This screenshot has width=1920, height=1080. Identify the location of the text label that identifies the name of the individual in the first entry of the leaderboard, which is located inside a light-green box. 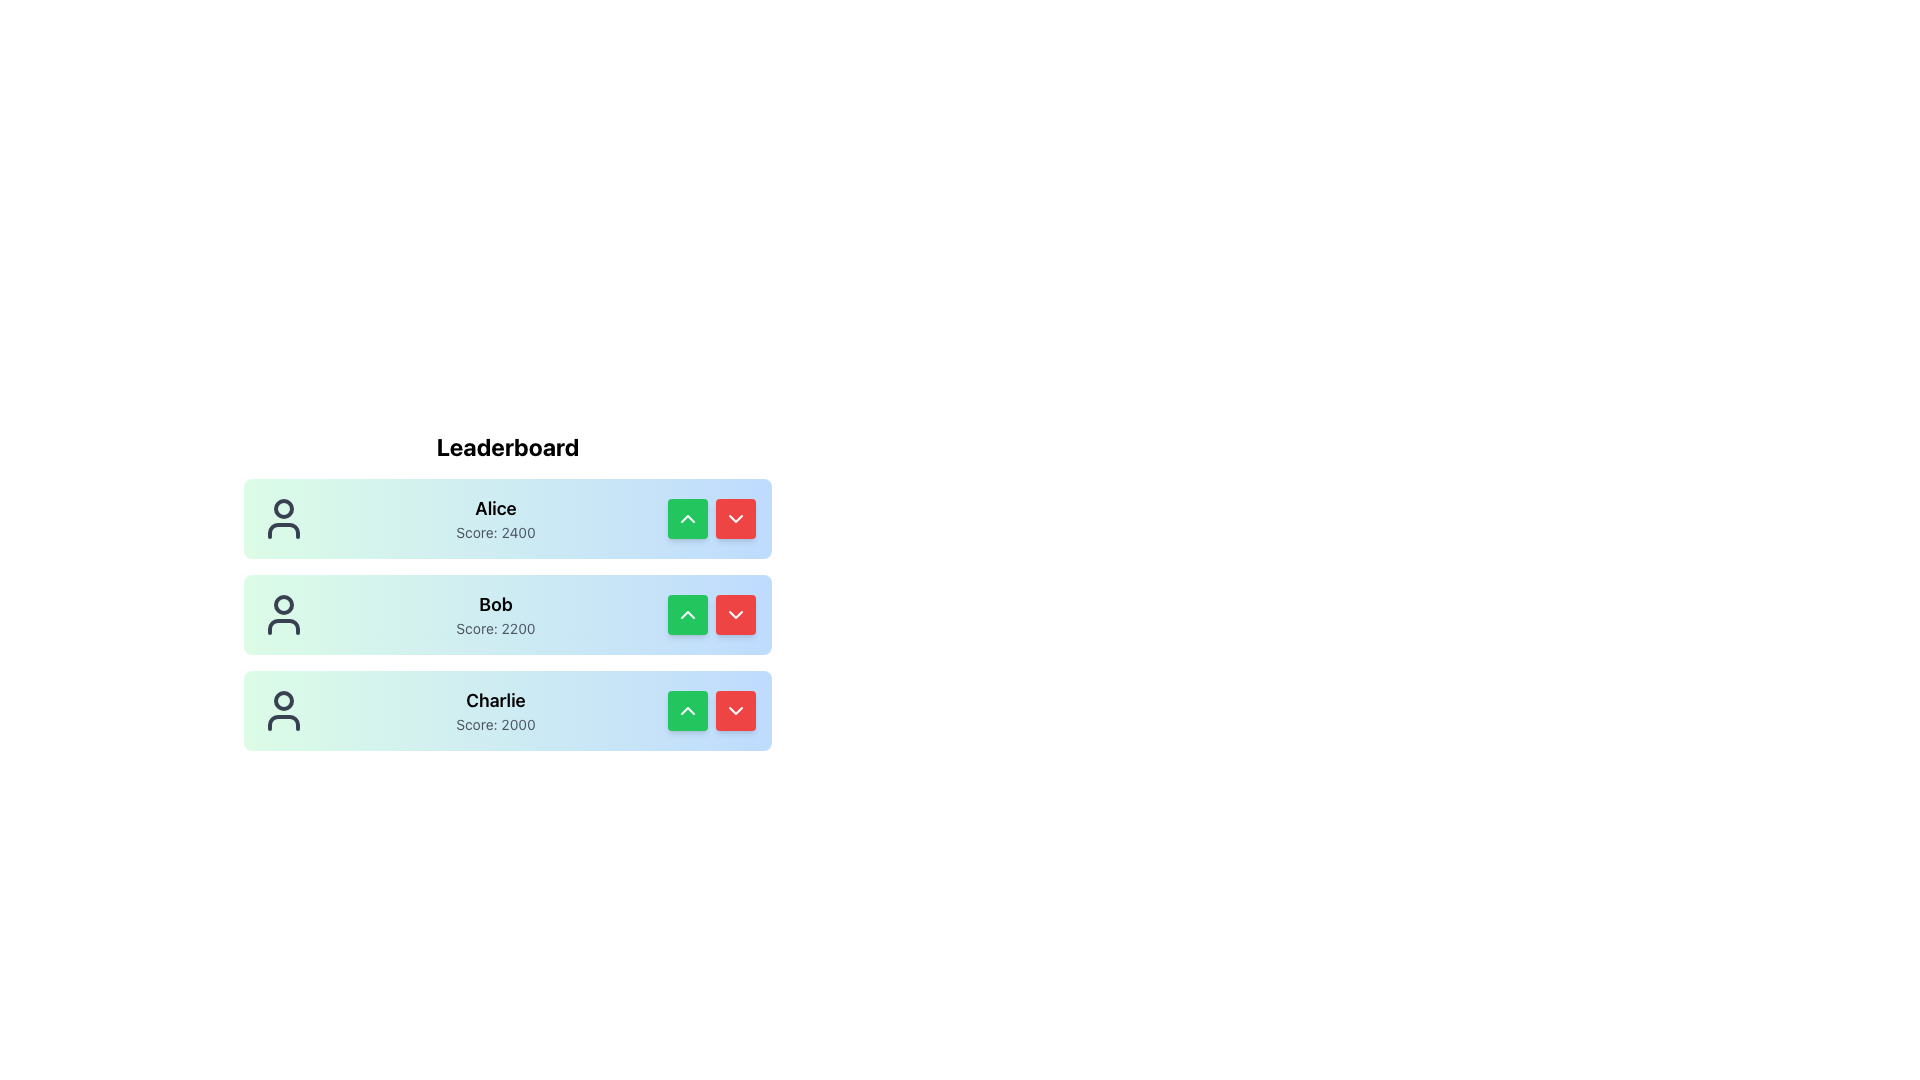
(495, 508).